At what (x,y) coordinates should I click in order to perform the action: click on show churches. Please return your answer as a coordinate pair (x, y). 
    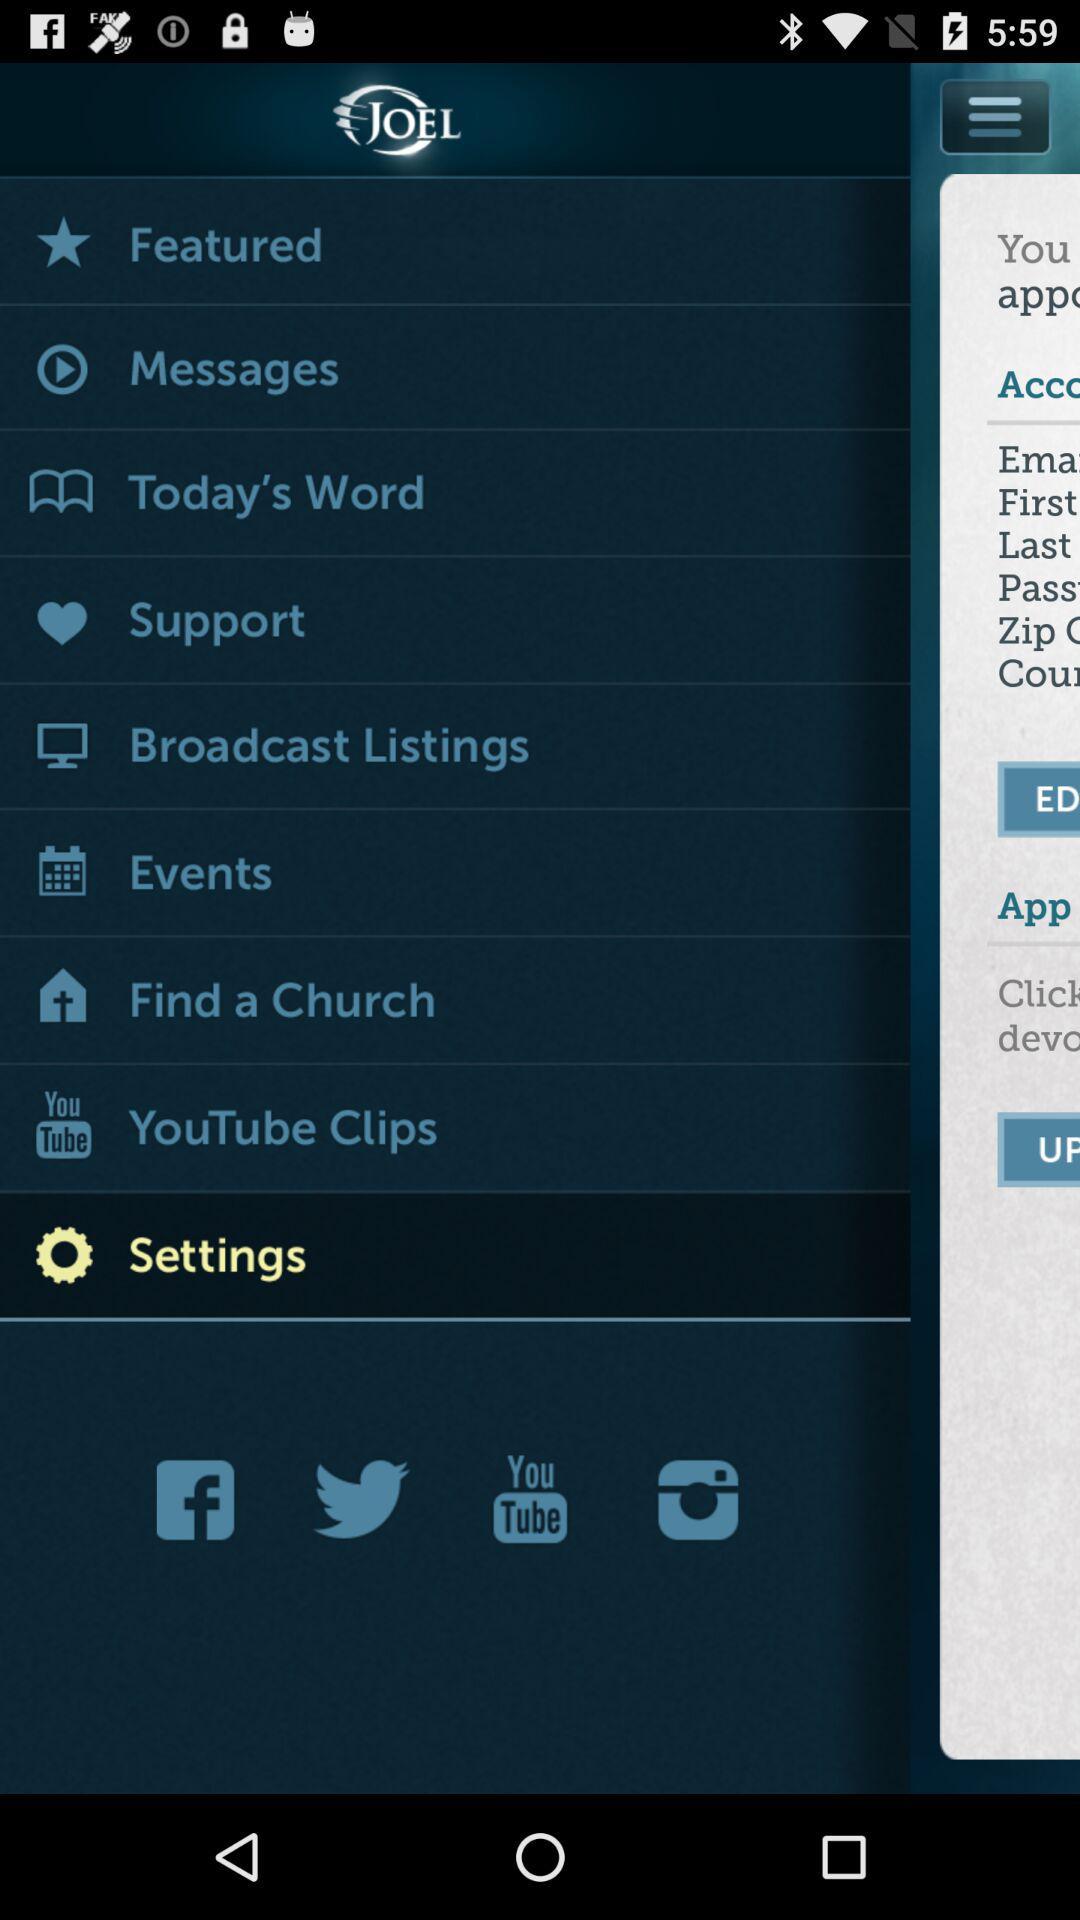
    Looking at the image, I should click on (455, 1002).